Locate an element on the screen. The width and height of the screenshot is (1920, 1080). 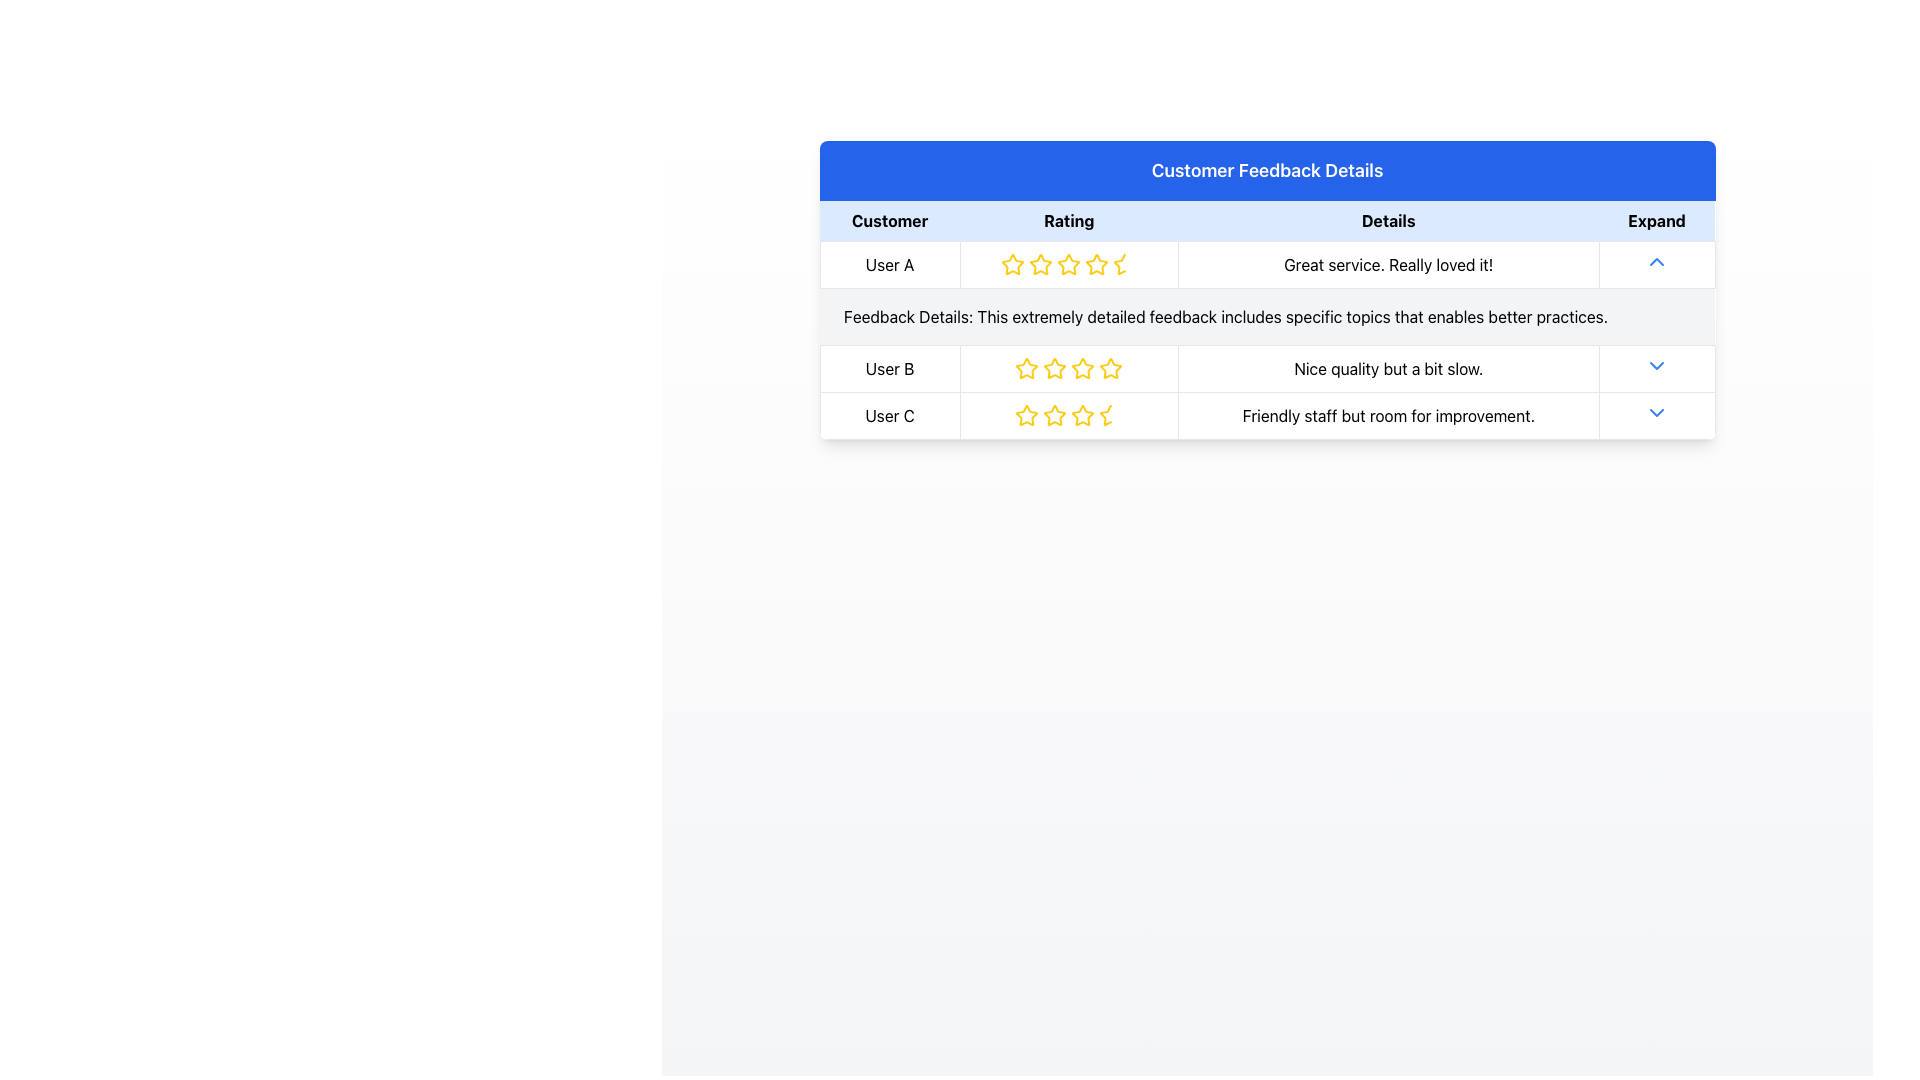
the toggle button in the 'Expand' column for 'User B' is located at coordinates (1657, 369).